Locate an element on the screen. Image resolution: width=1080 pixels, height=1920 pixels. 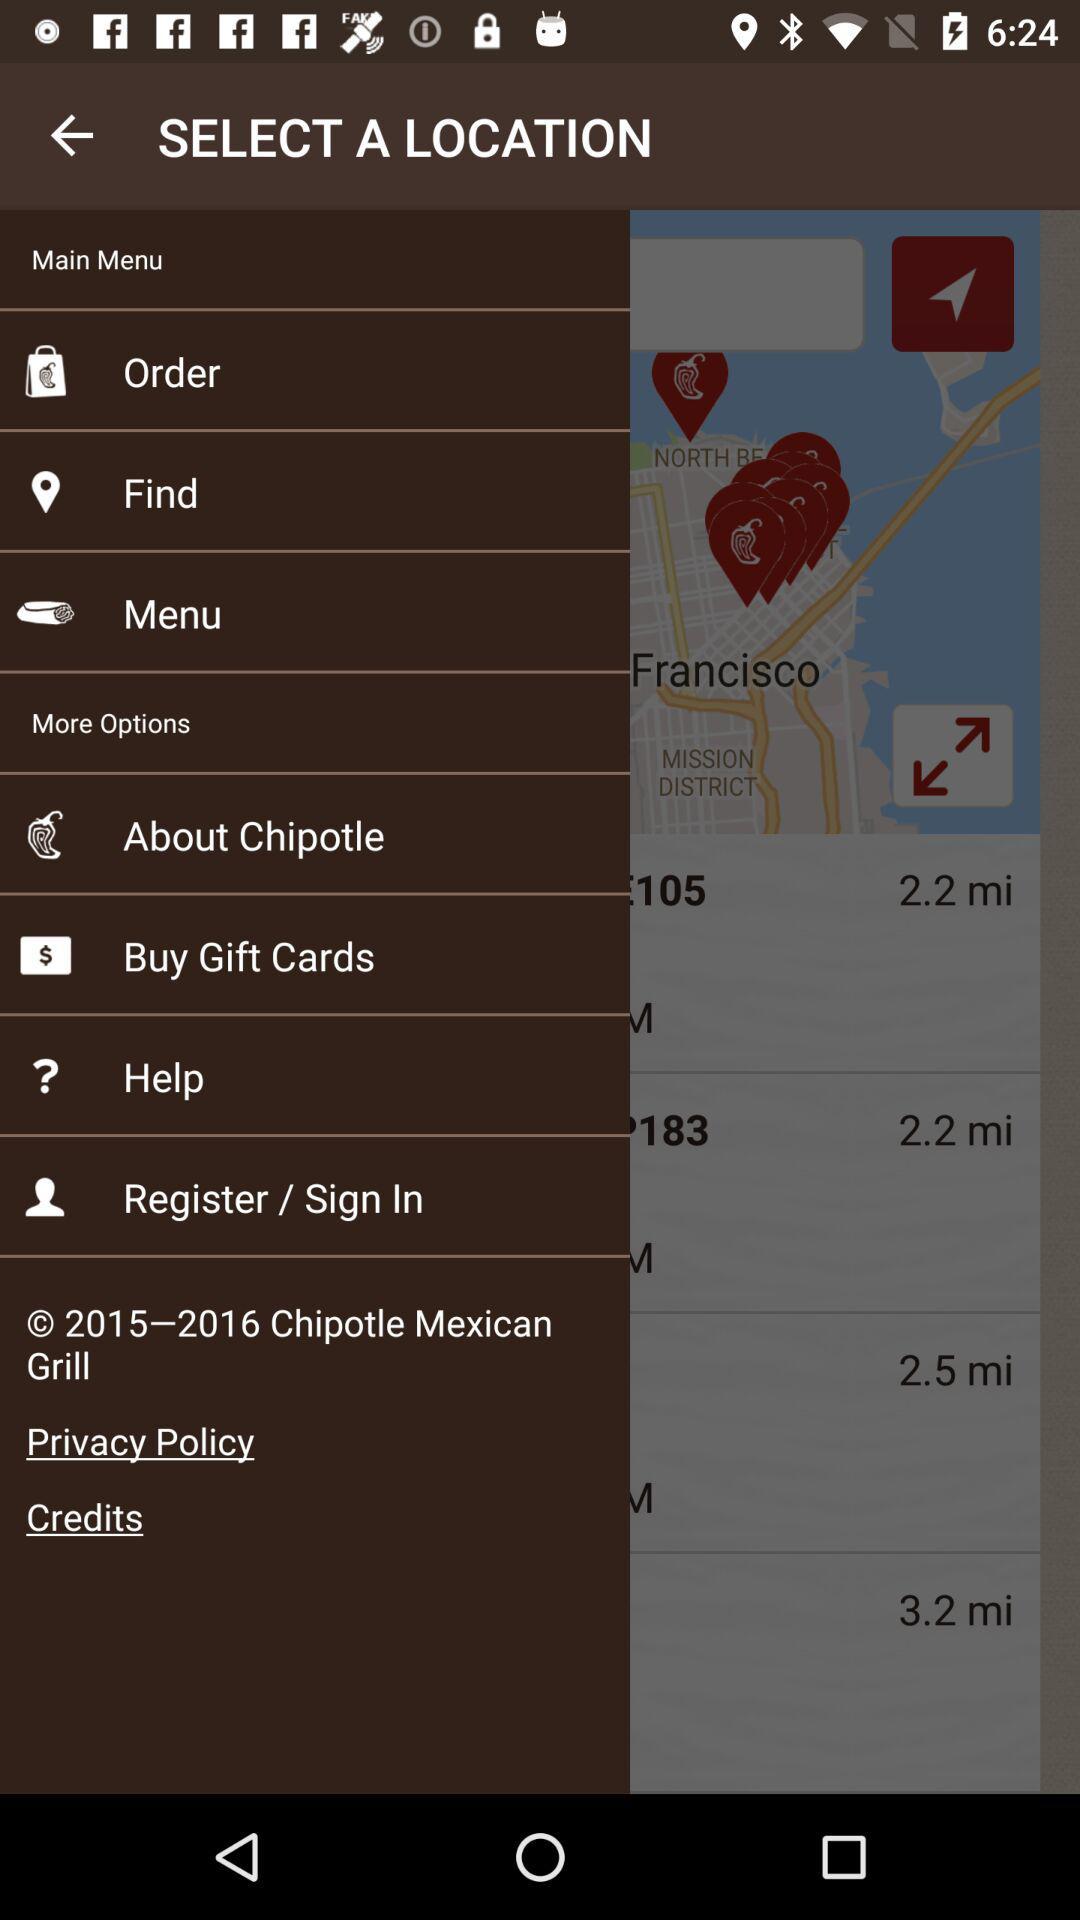
the navigation icon is located at coordinates (951, 292).